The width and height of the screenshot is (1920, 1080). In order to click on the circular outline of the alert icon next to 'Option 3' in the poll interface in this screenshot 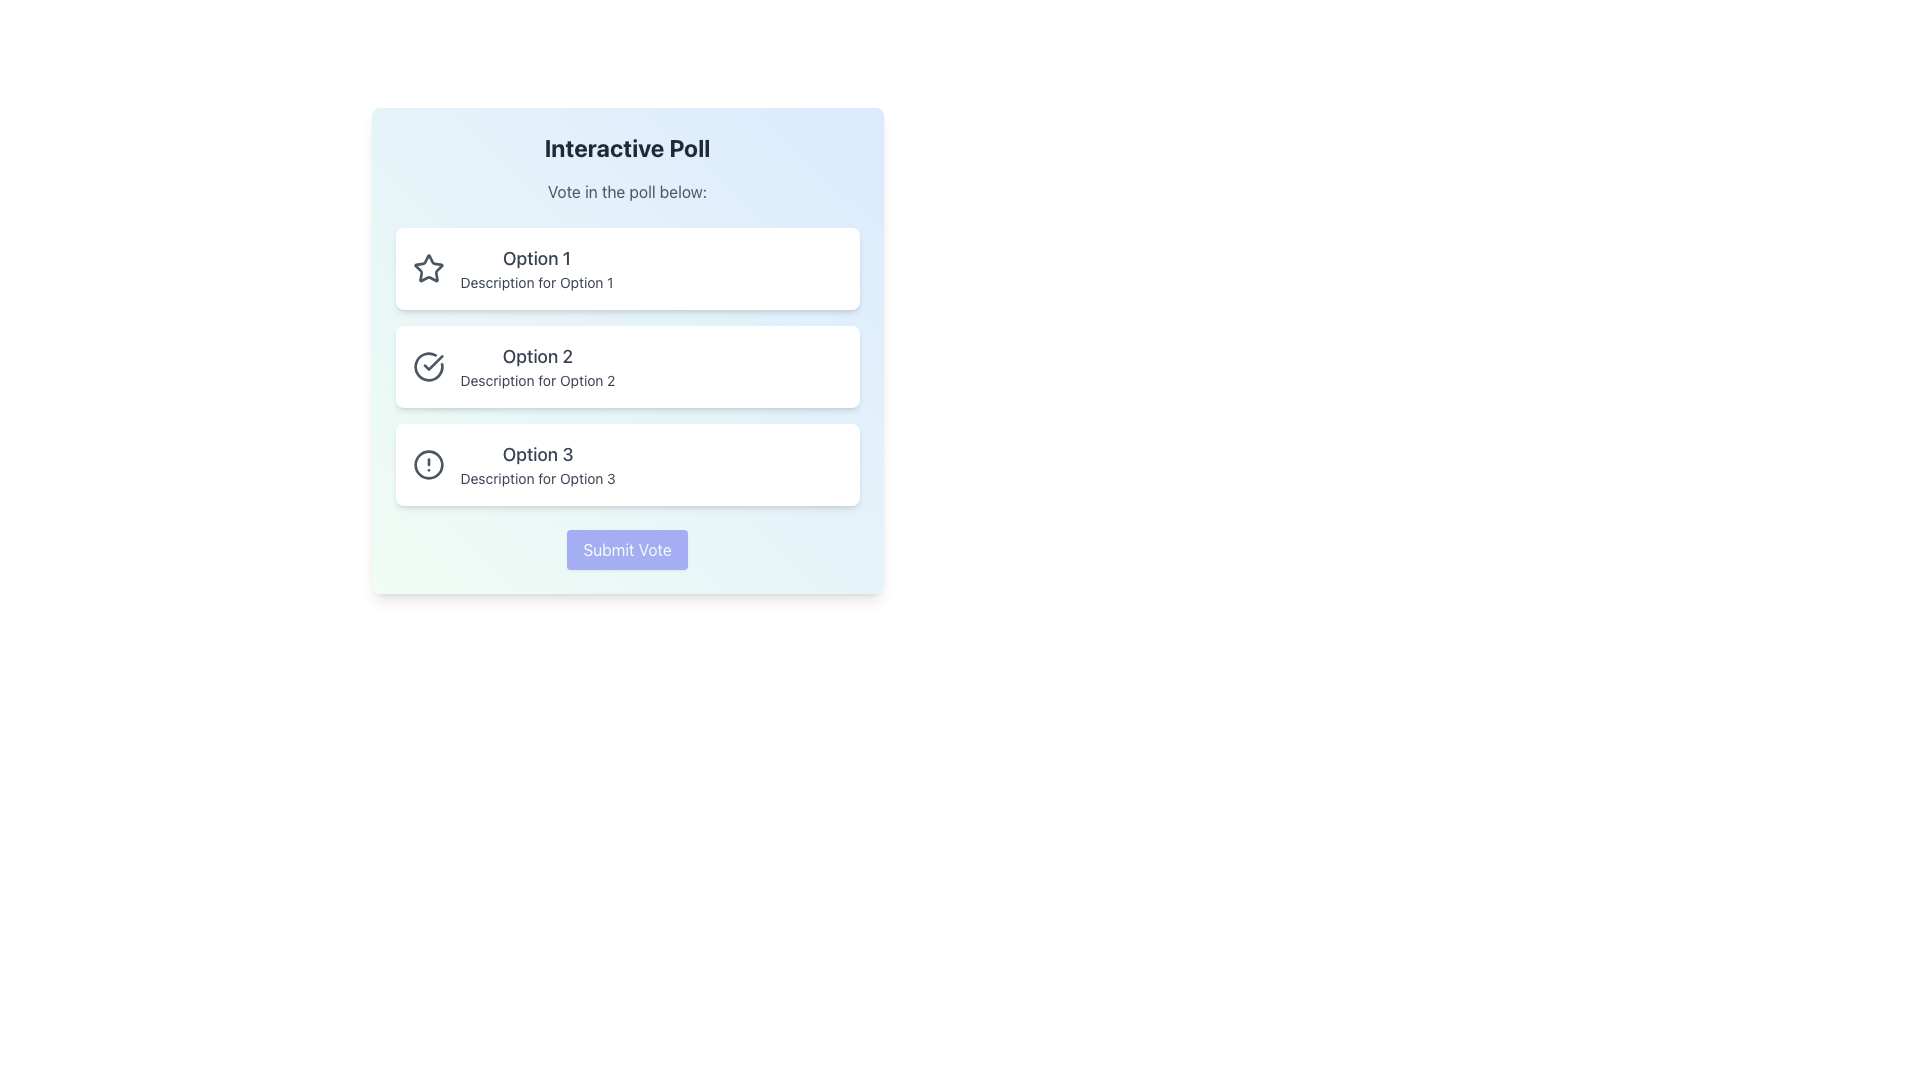, I will do `click(427, 465)`.